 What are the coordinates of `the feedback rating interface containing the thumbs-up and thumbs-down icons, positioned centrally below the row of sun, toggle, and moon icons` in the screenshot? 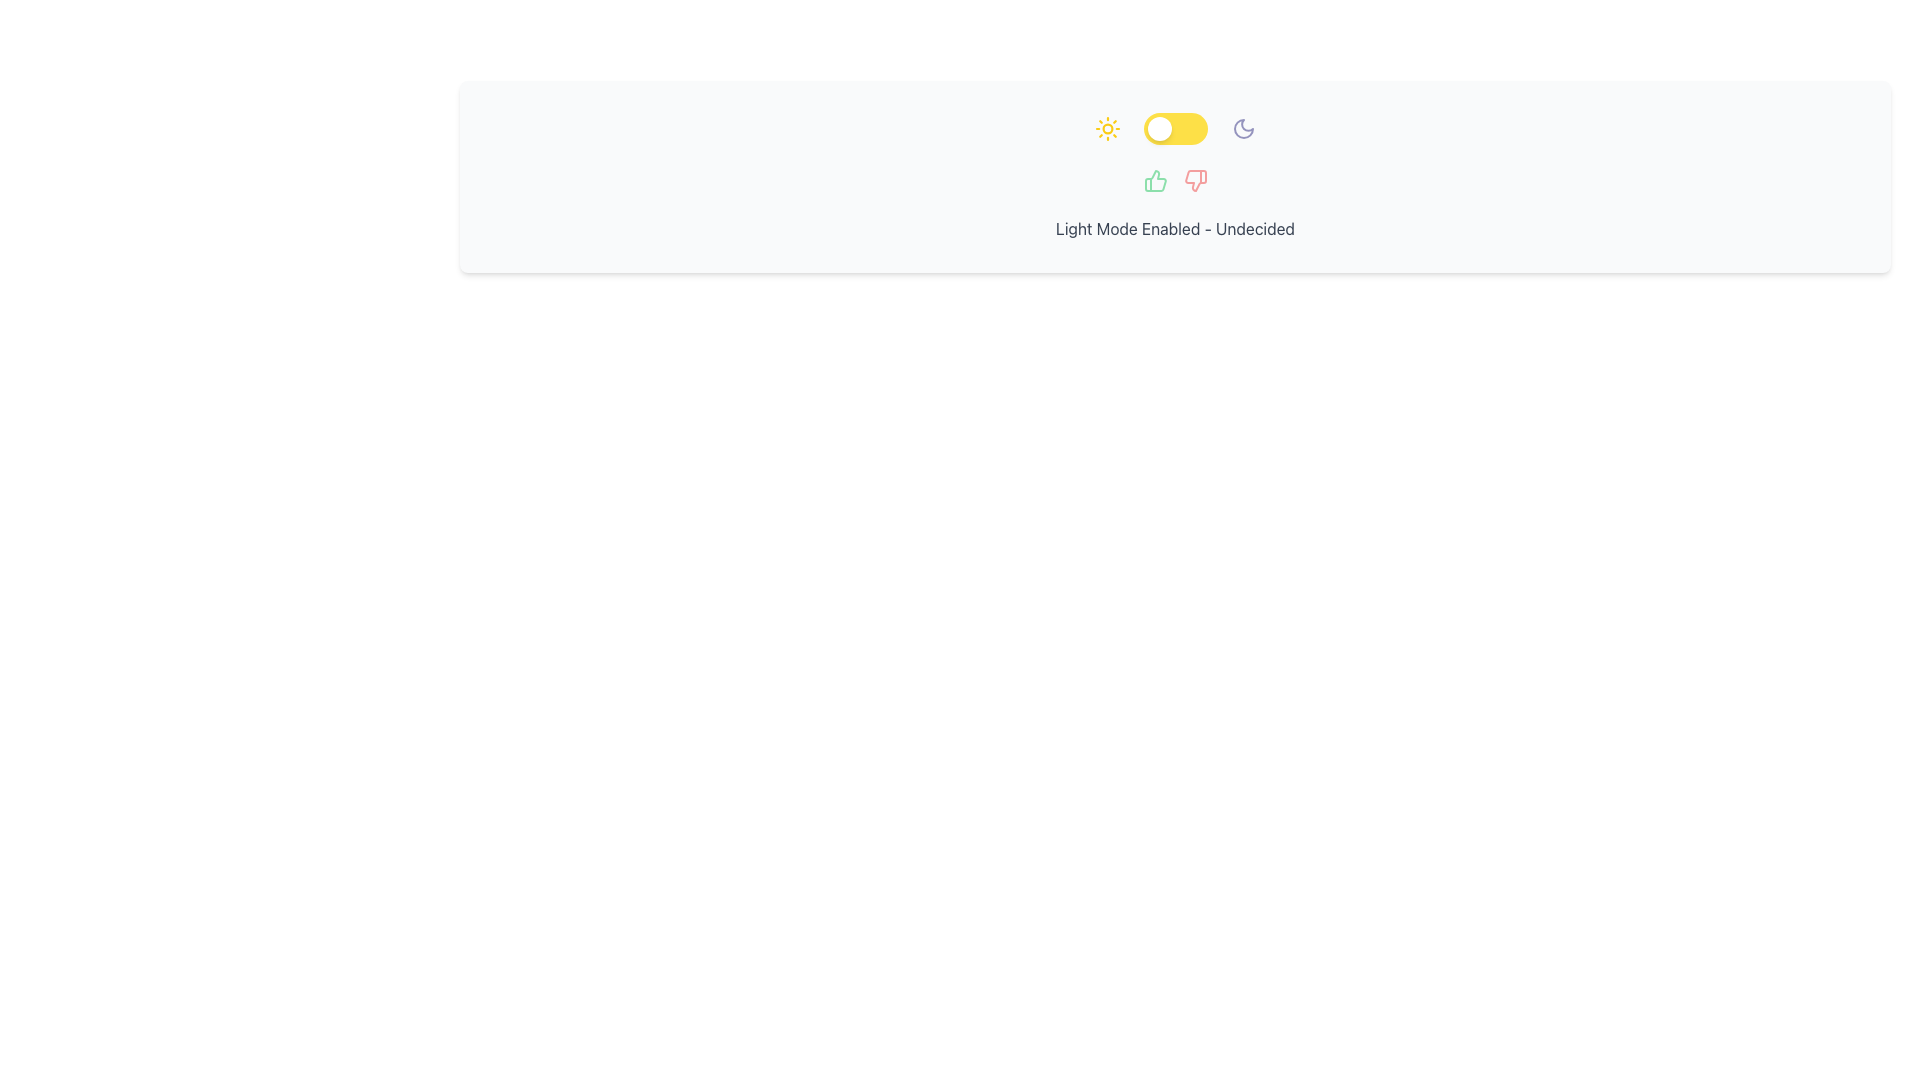 It's located at (1175, 181).